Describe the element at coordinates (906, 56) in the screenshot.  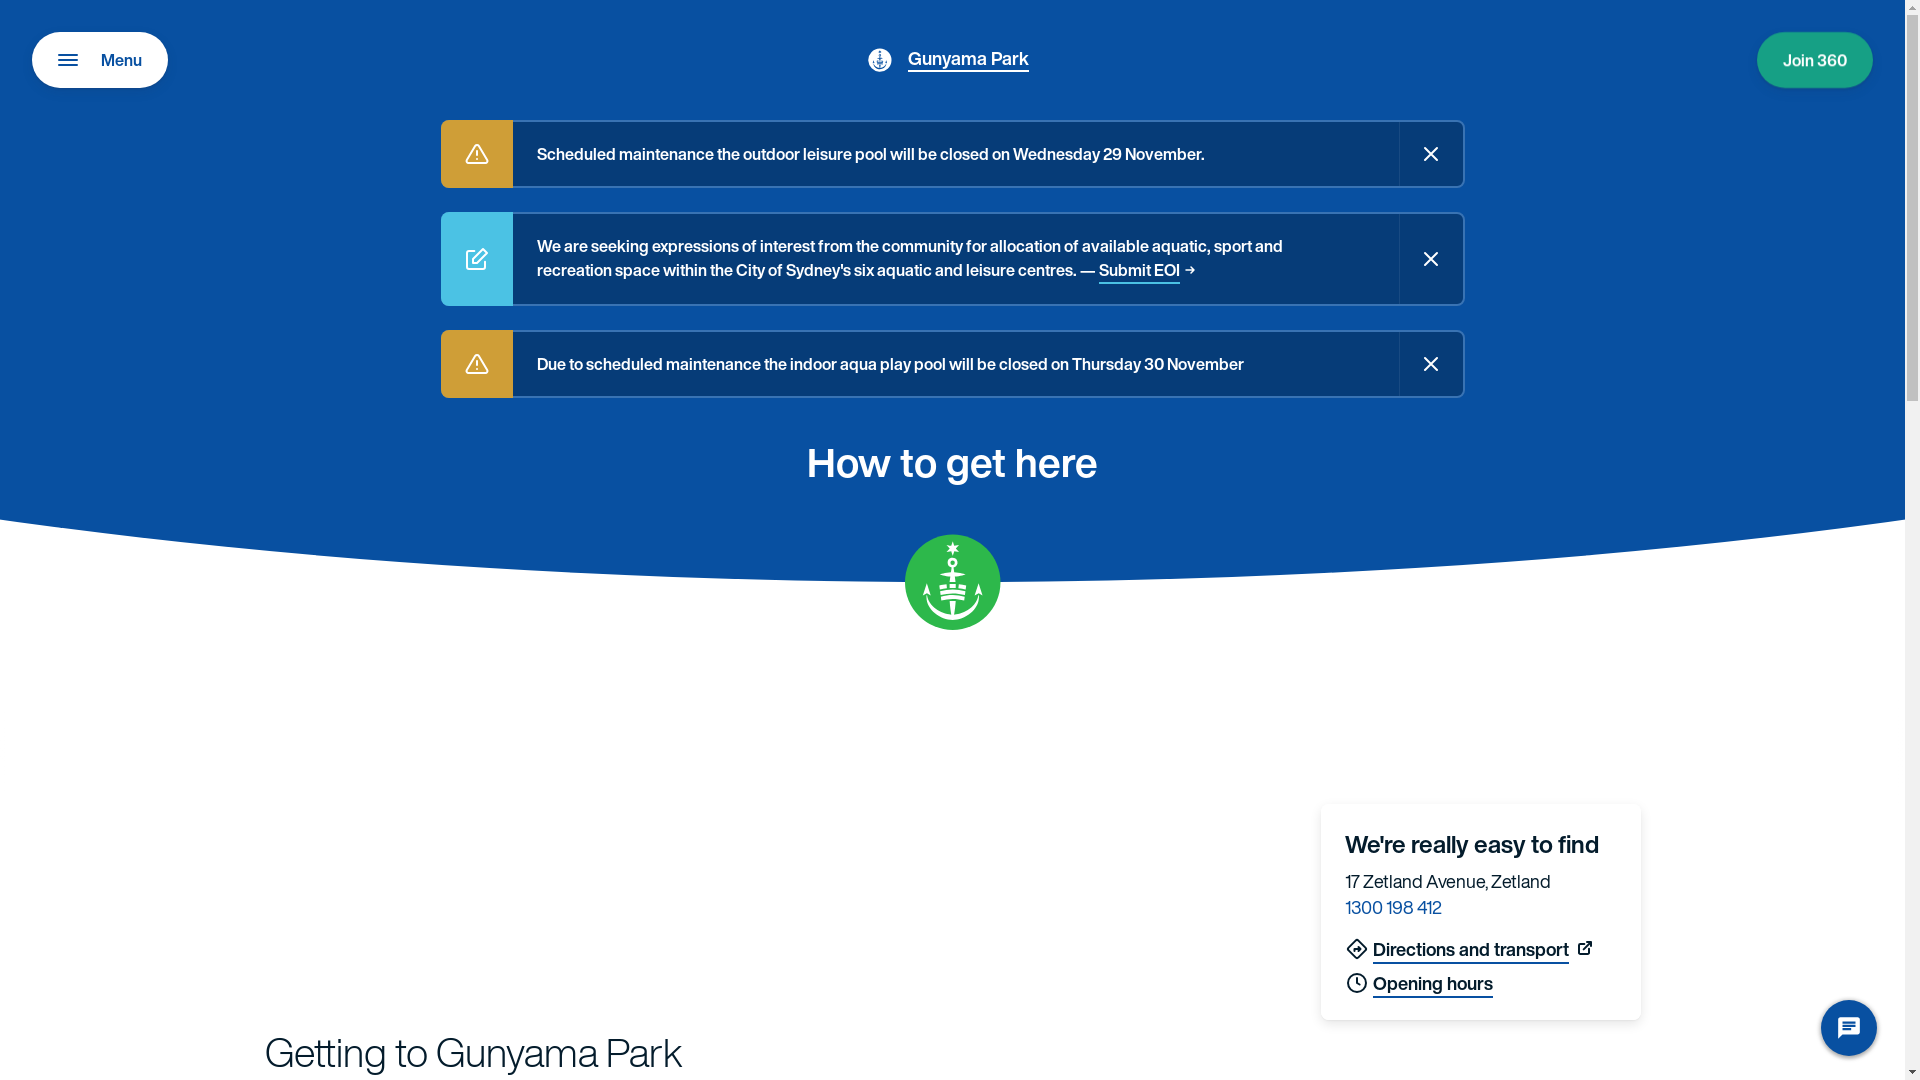
I see `'Gunyama Park'` at that location.